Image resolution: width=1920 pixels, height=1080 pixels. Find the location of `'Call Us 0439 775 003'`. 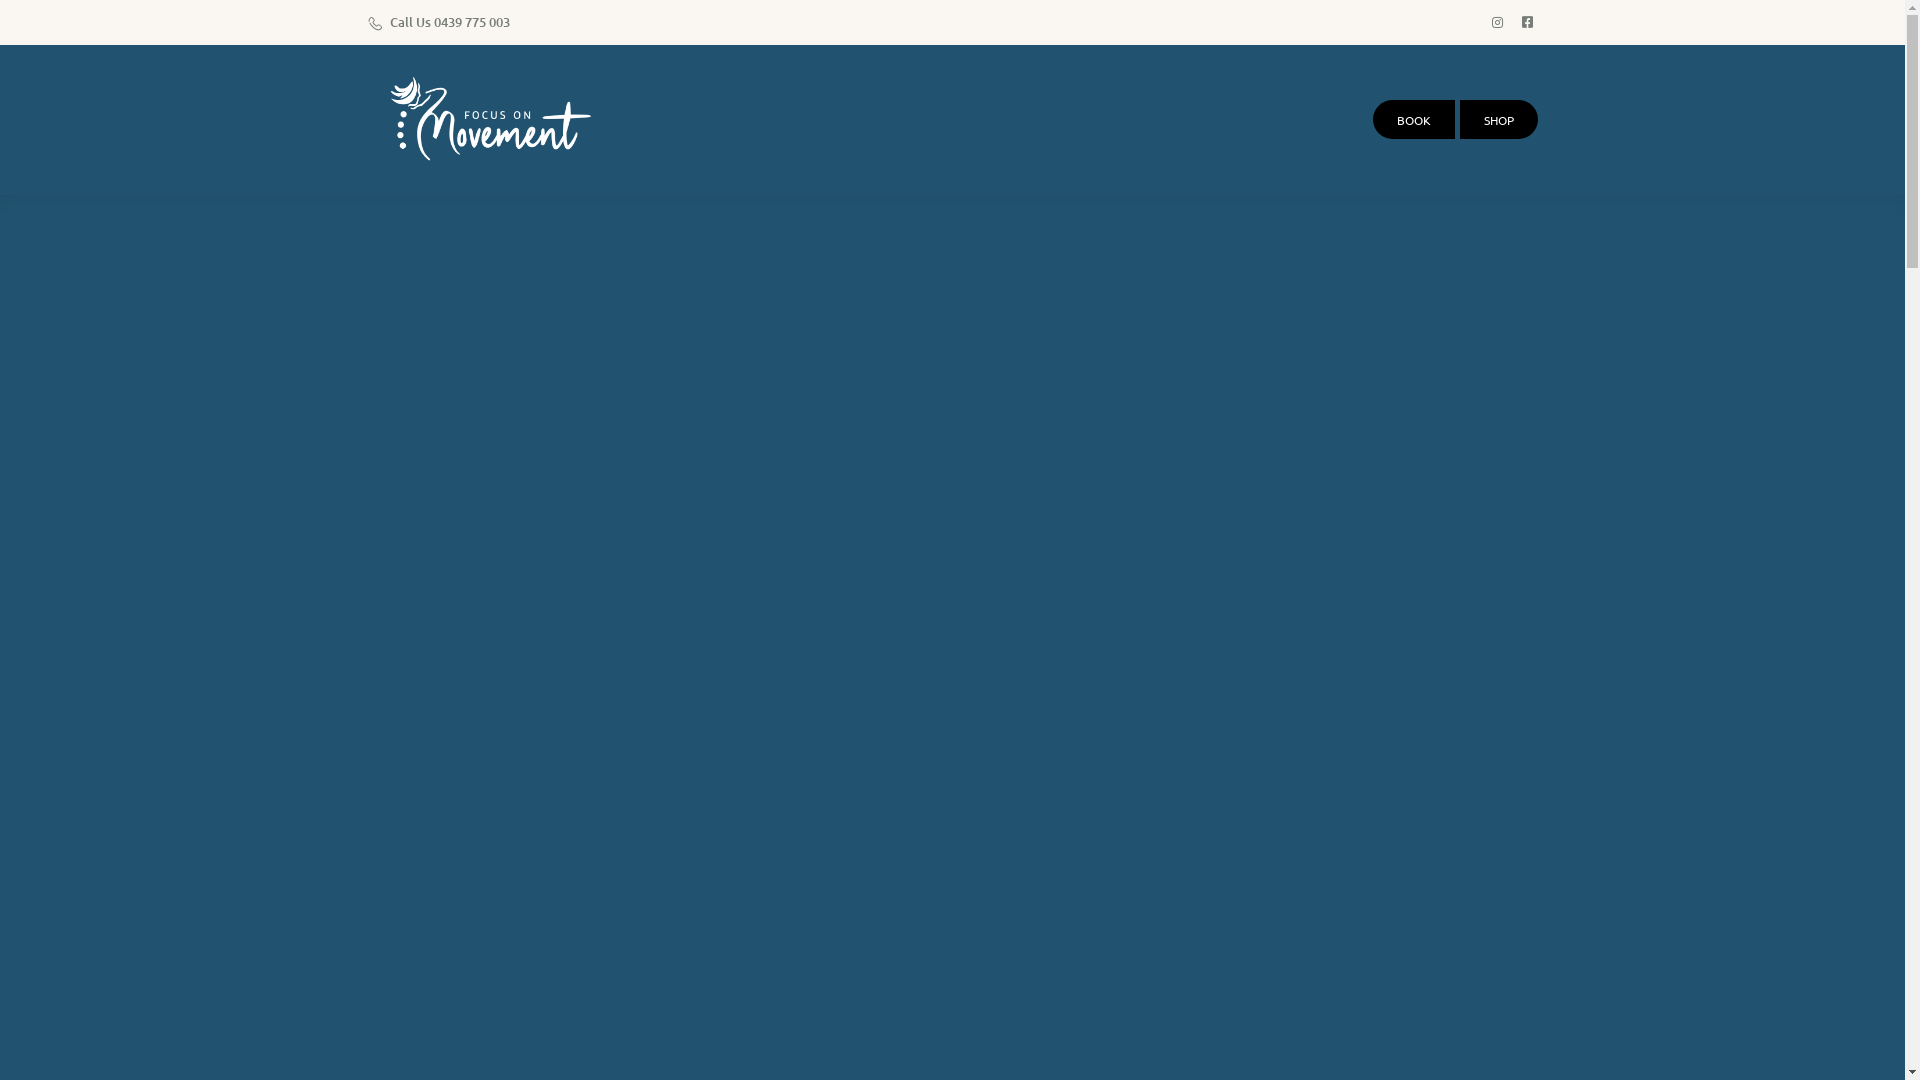

'Call Us 0439 775 003' is located at coordinates (438, 22).